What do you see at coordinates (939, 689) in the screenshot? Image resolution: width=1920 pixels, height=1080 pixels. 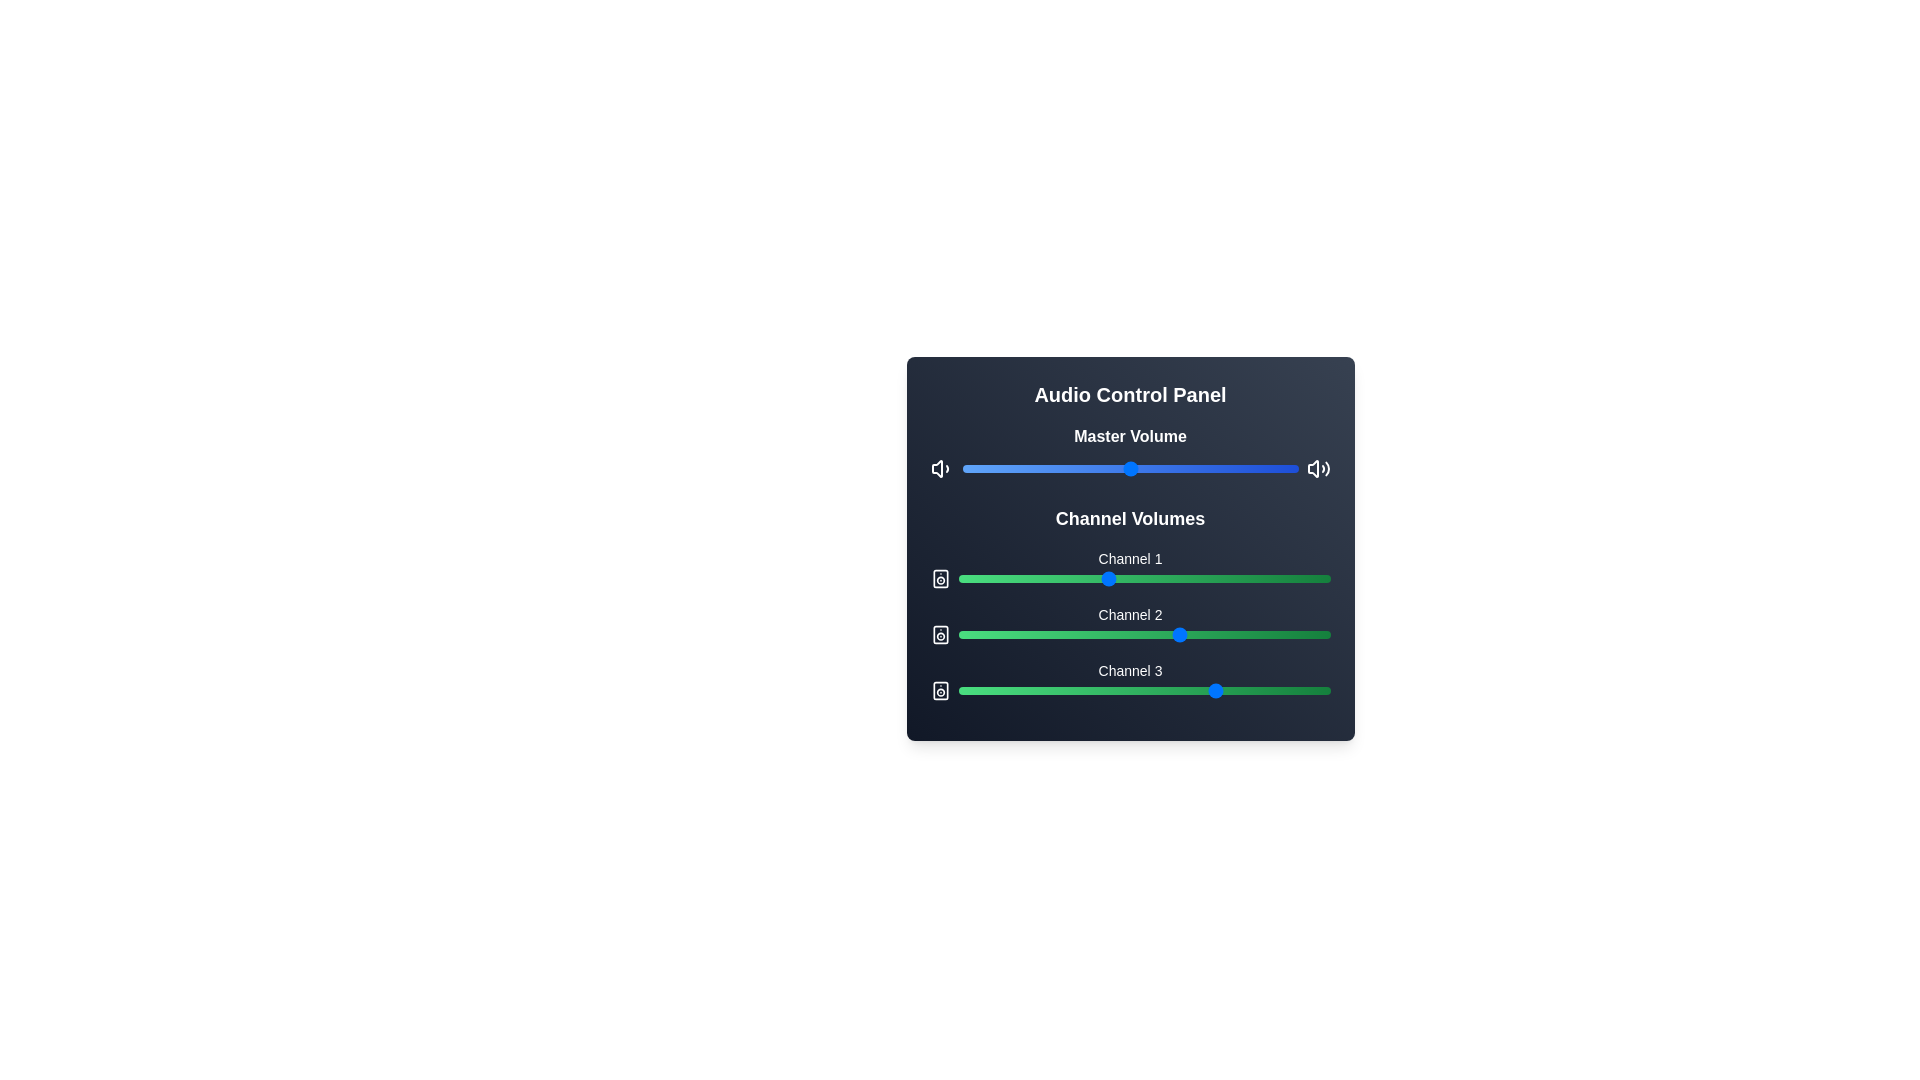 I see `the small speaker icon located on the left side of the third row in the 'Channel Volumes' section, which is styled with a thin stroke and has no fill` at bounding box center [939, 689].